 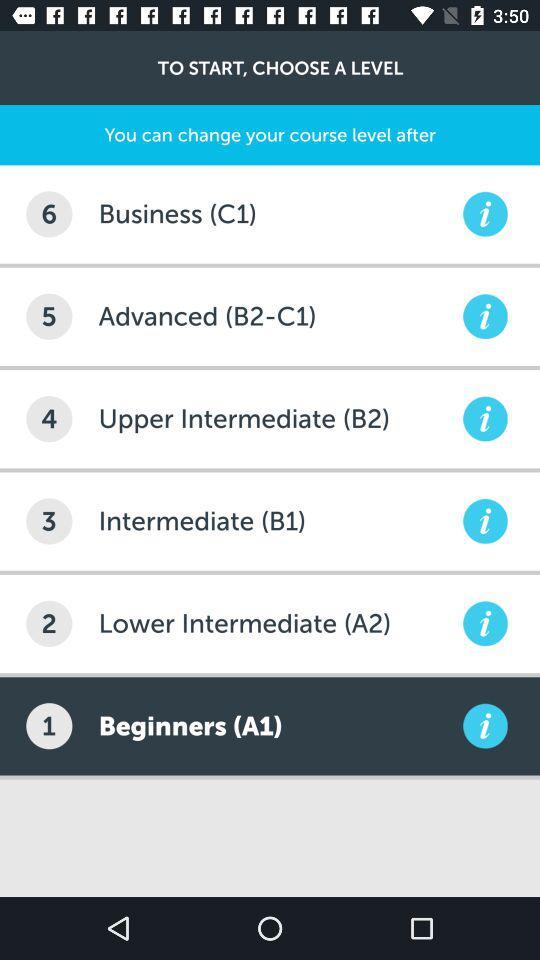 I want to click on details, so click(x=484, y=725).